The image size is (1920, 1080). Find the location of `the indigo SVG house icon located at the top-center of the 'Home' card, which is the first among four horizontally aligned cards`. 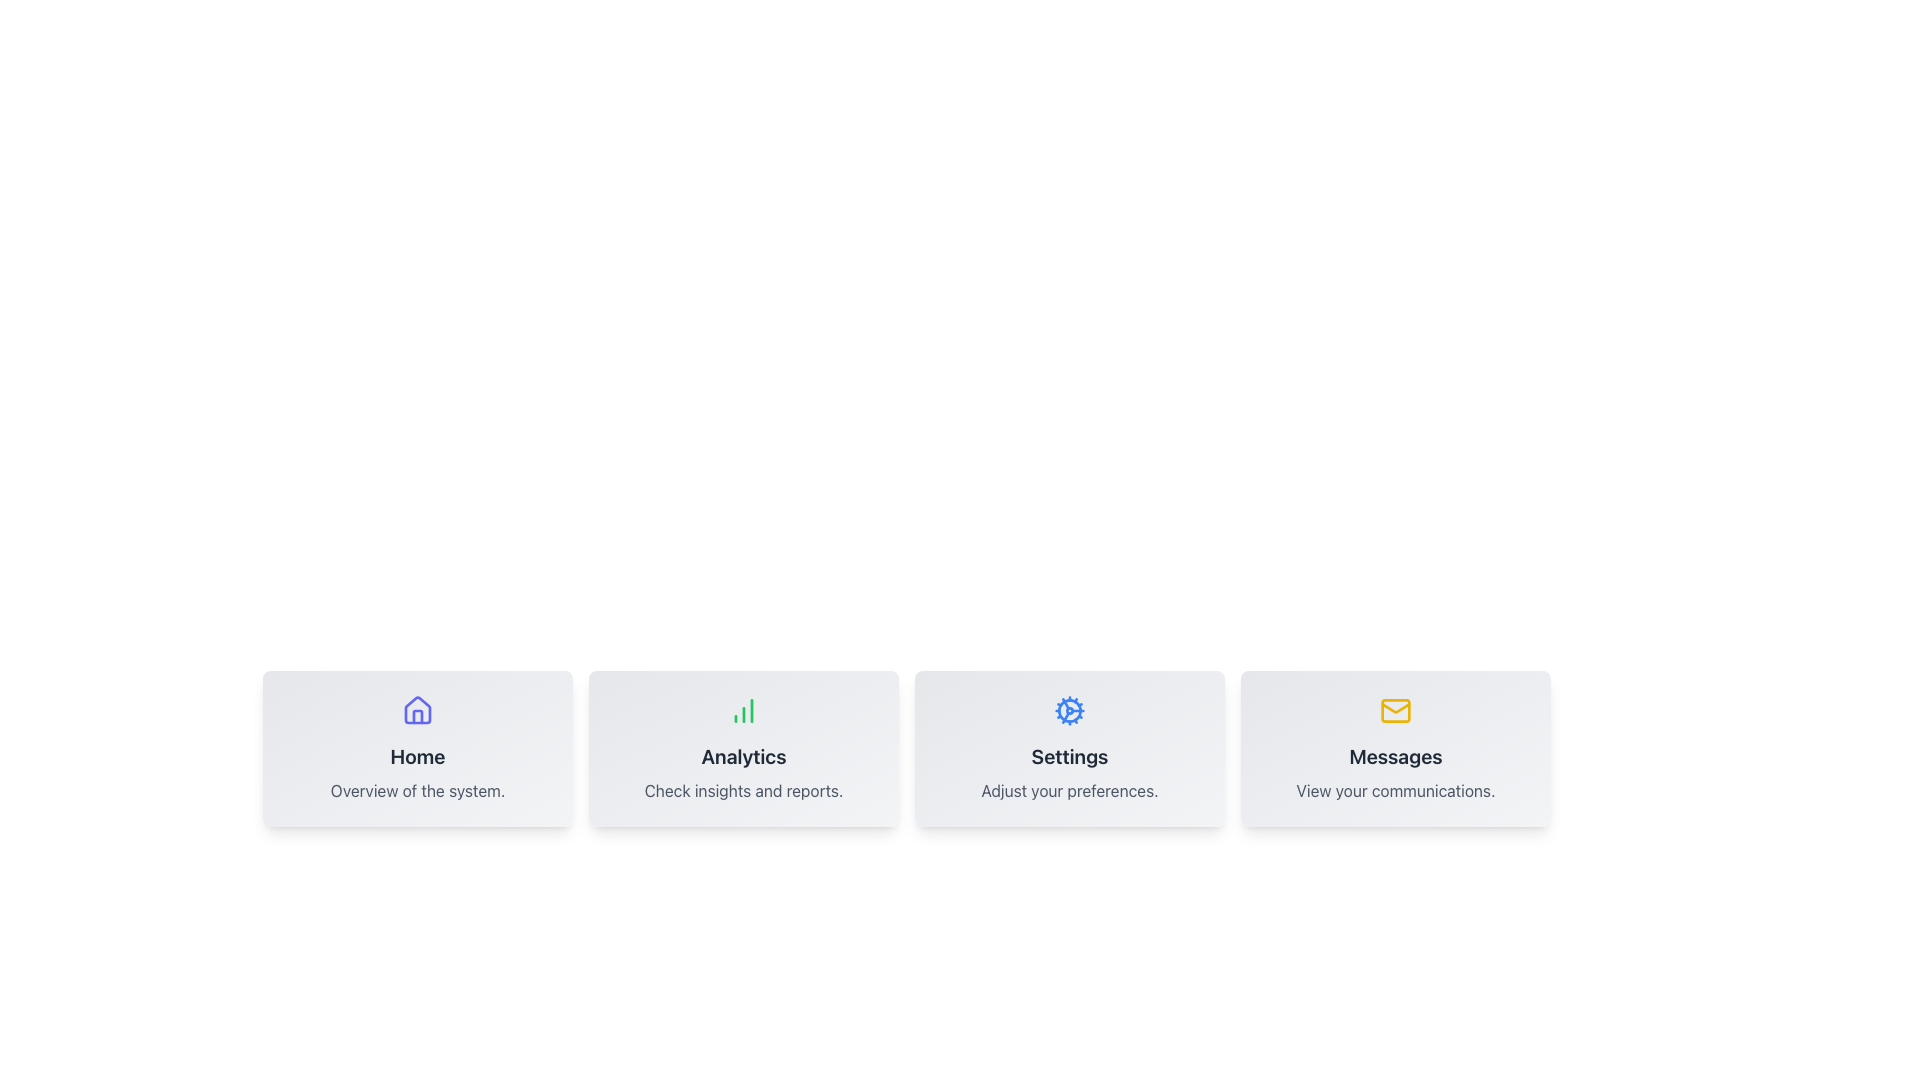

the indigo SVG house icon located at the top-center of the 'Home' card, which is the first among four horizontally aligned cards is located at coordinates (416, 709).